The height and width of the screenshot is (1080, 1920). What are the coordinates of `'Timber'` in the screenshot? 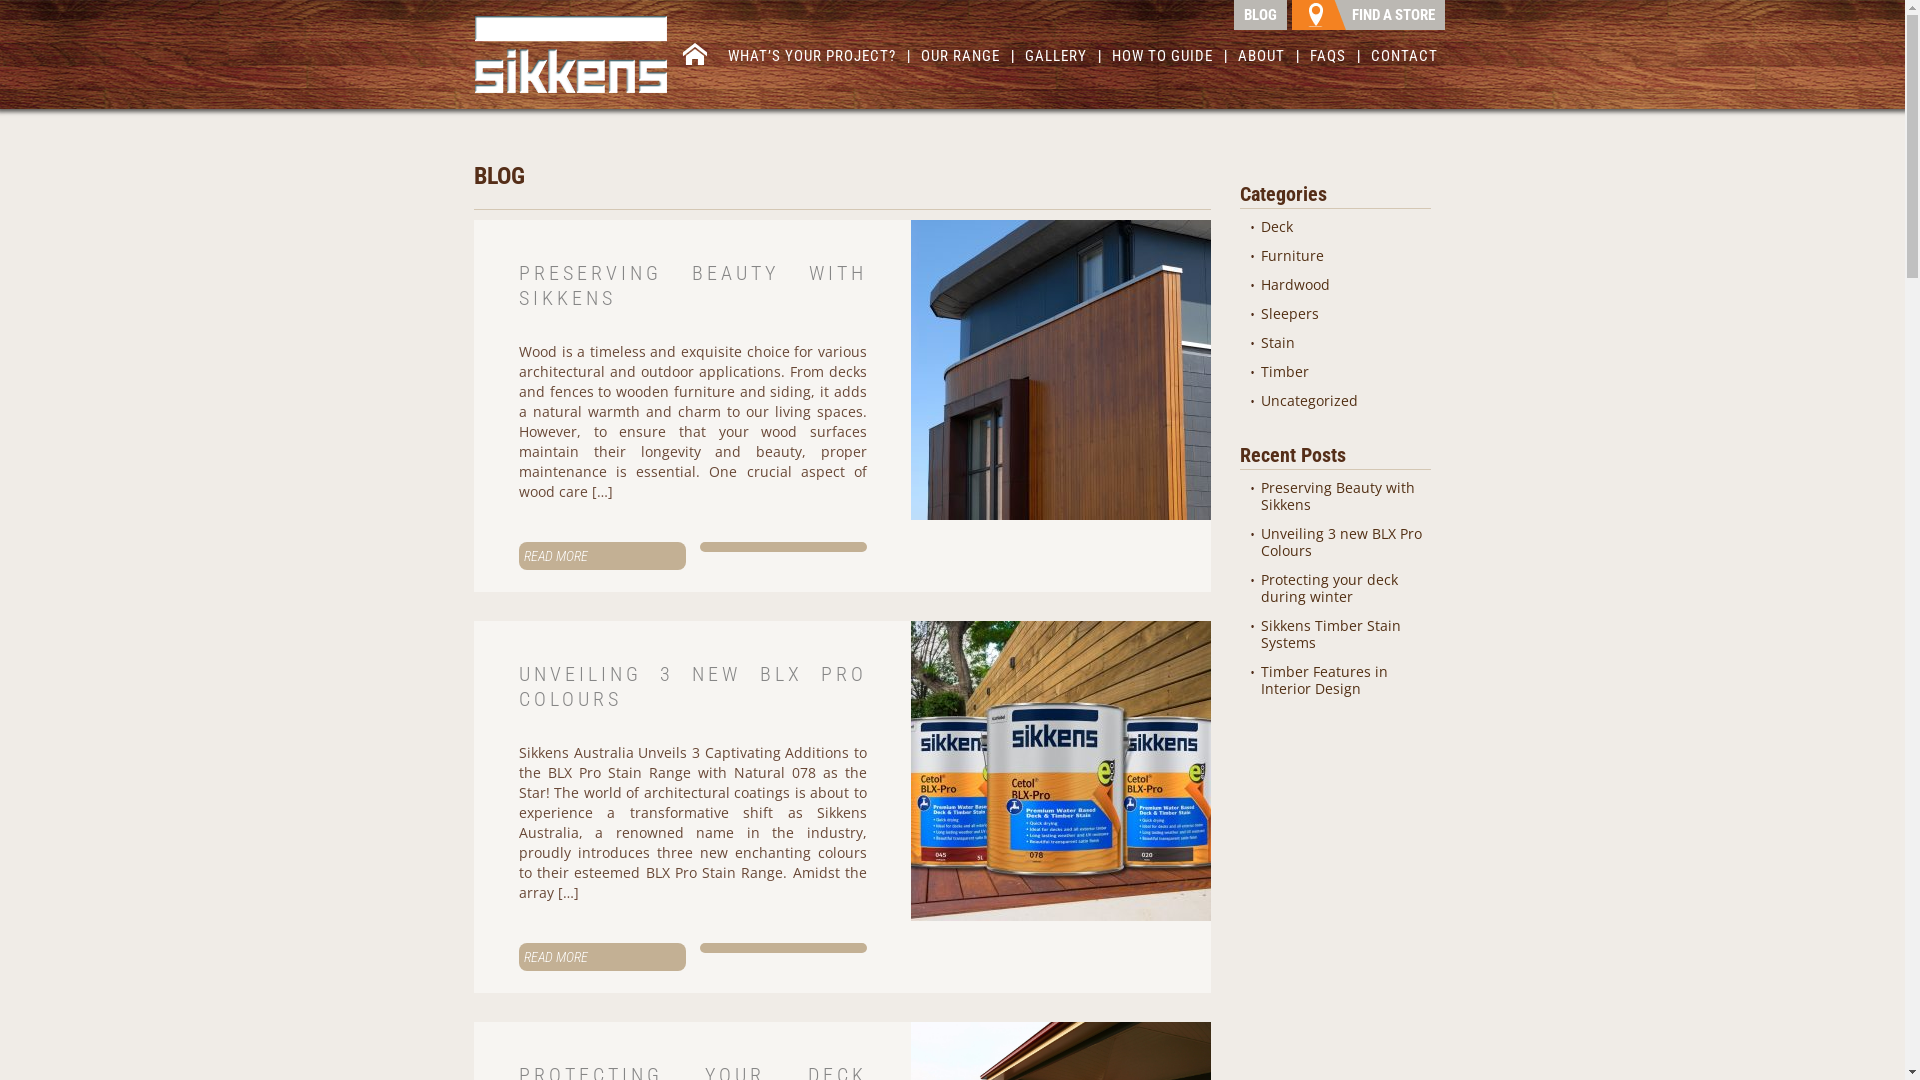 It's located at (1285, 371).